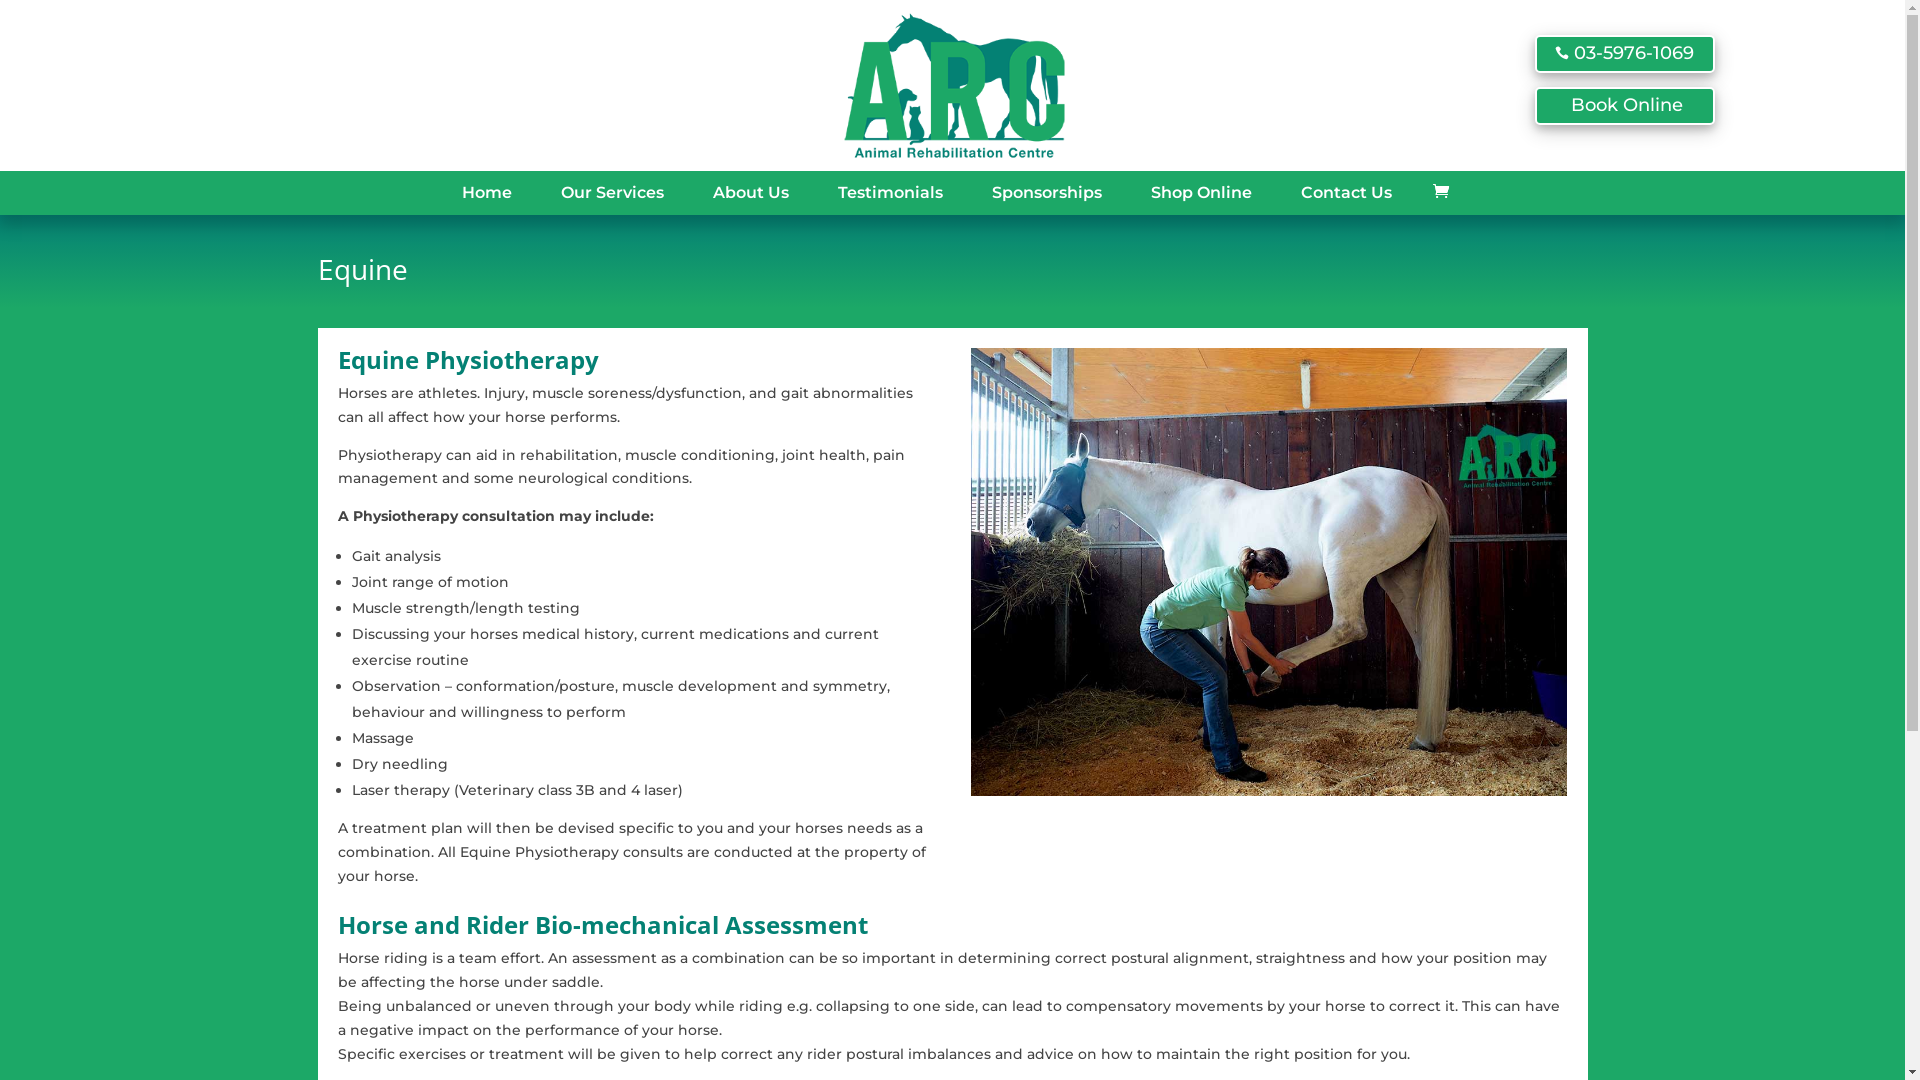  What do you see at coordinates (1623, 105) in the screenshot?
I see `'Book Online'` at bounding box center [1623, 105].